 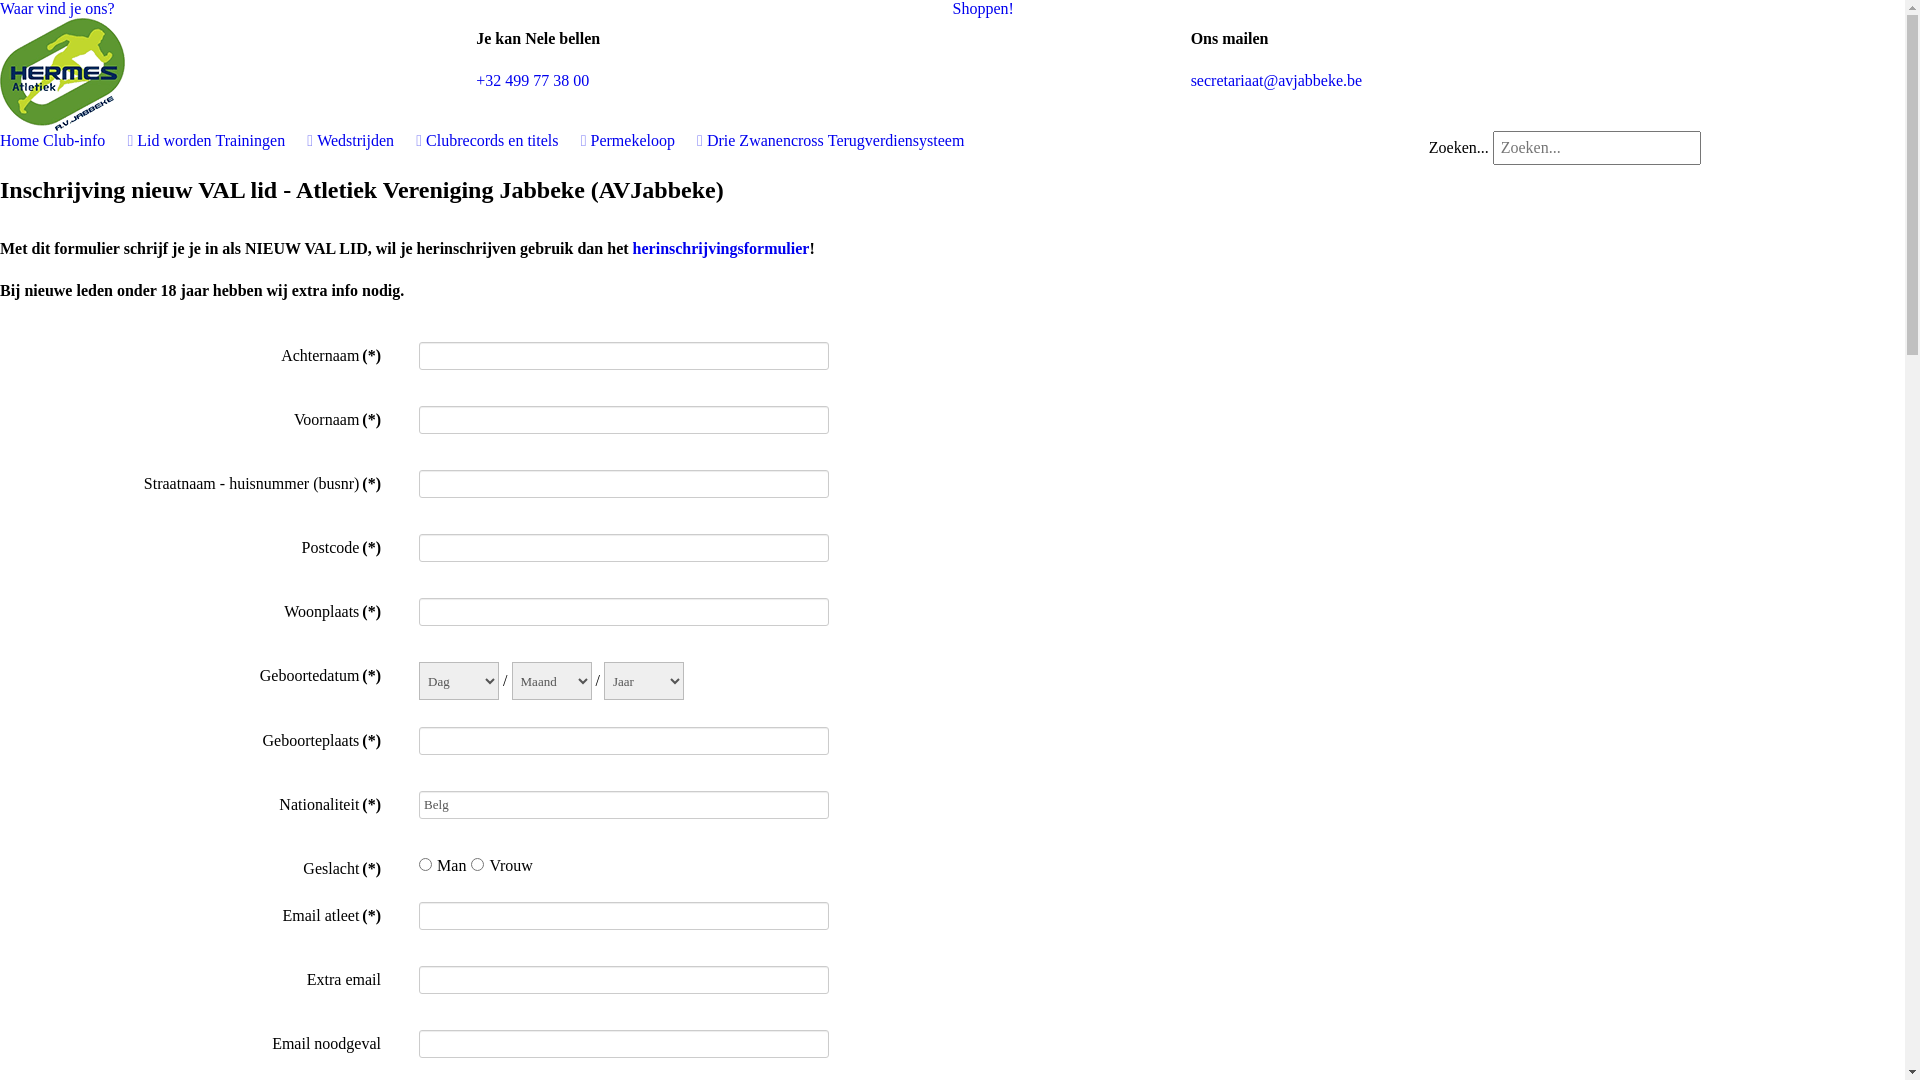 What do you see at coordinates (895, 139) in the screenshot?
I see `'Terugverdiensysteem'` at bounding box center [895, 139].